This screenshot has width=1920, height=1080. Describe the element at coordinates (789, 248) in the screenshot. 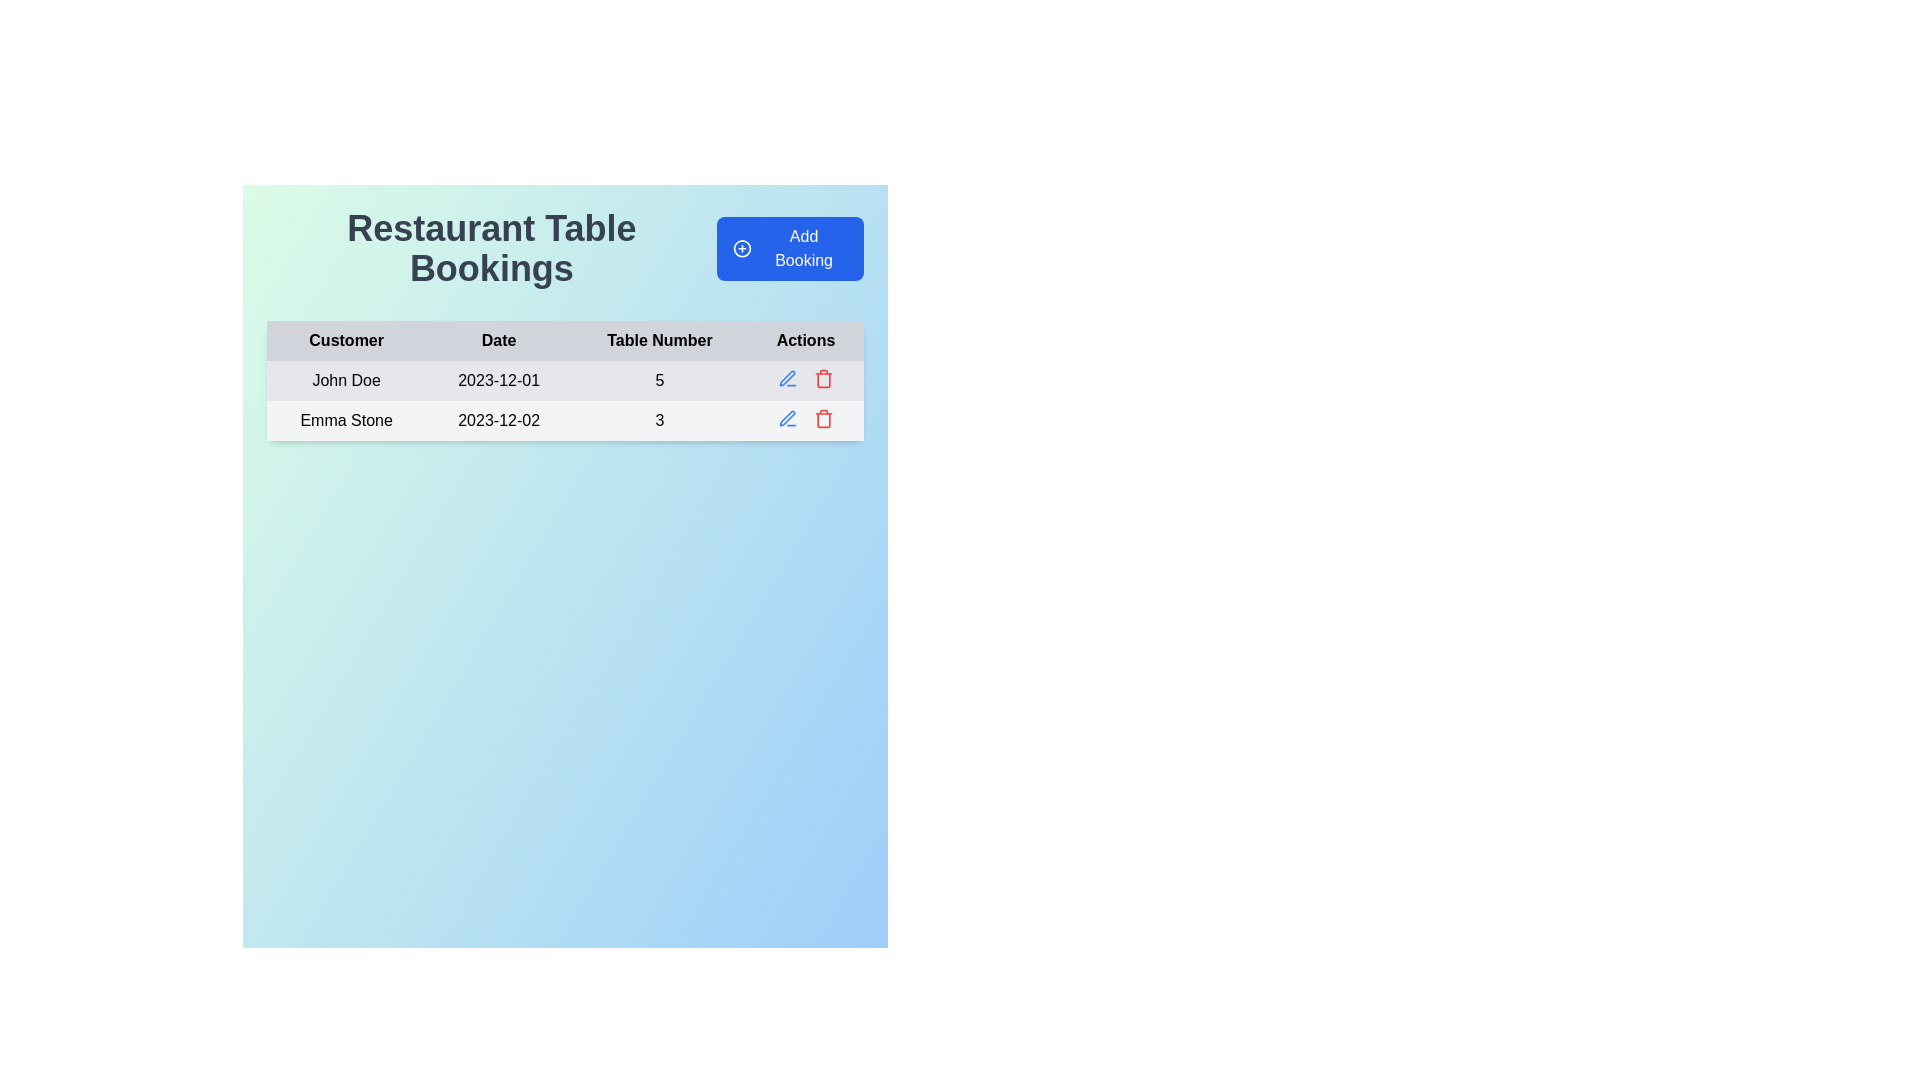

I see `the 'Add Booking' button, which is a rectangular button with a blue background and white text, located to the right of the 'Restaurant Table Bookings' heading, to initiate the add booking process` at that location.